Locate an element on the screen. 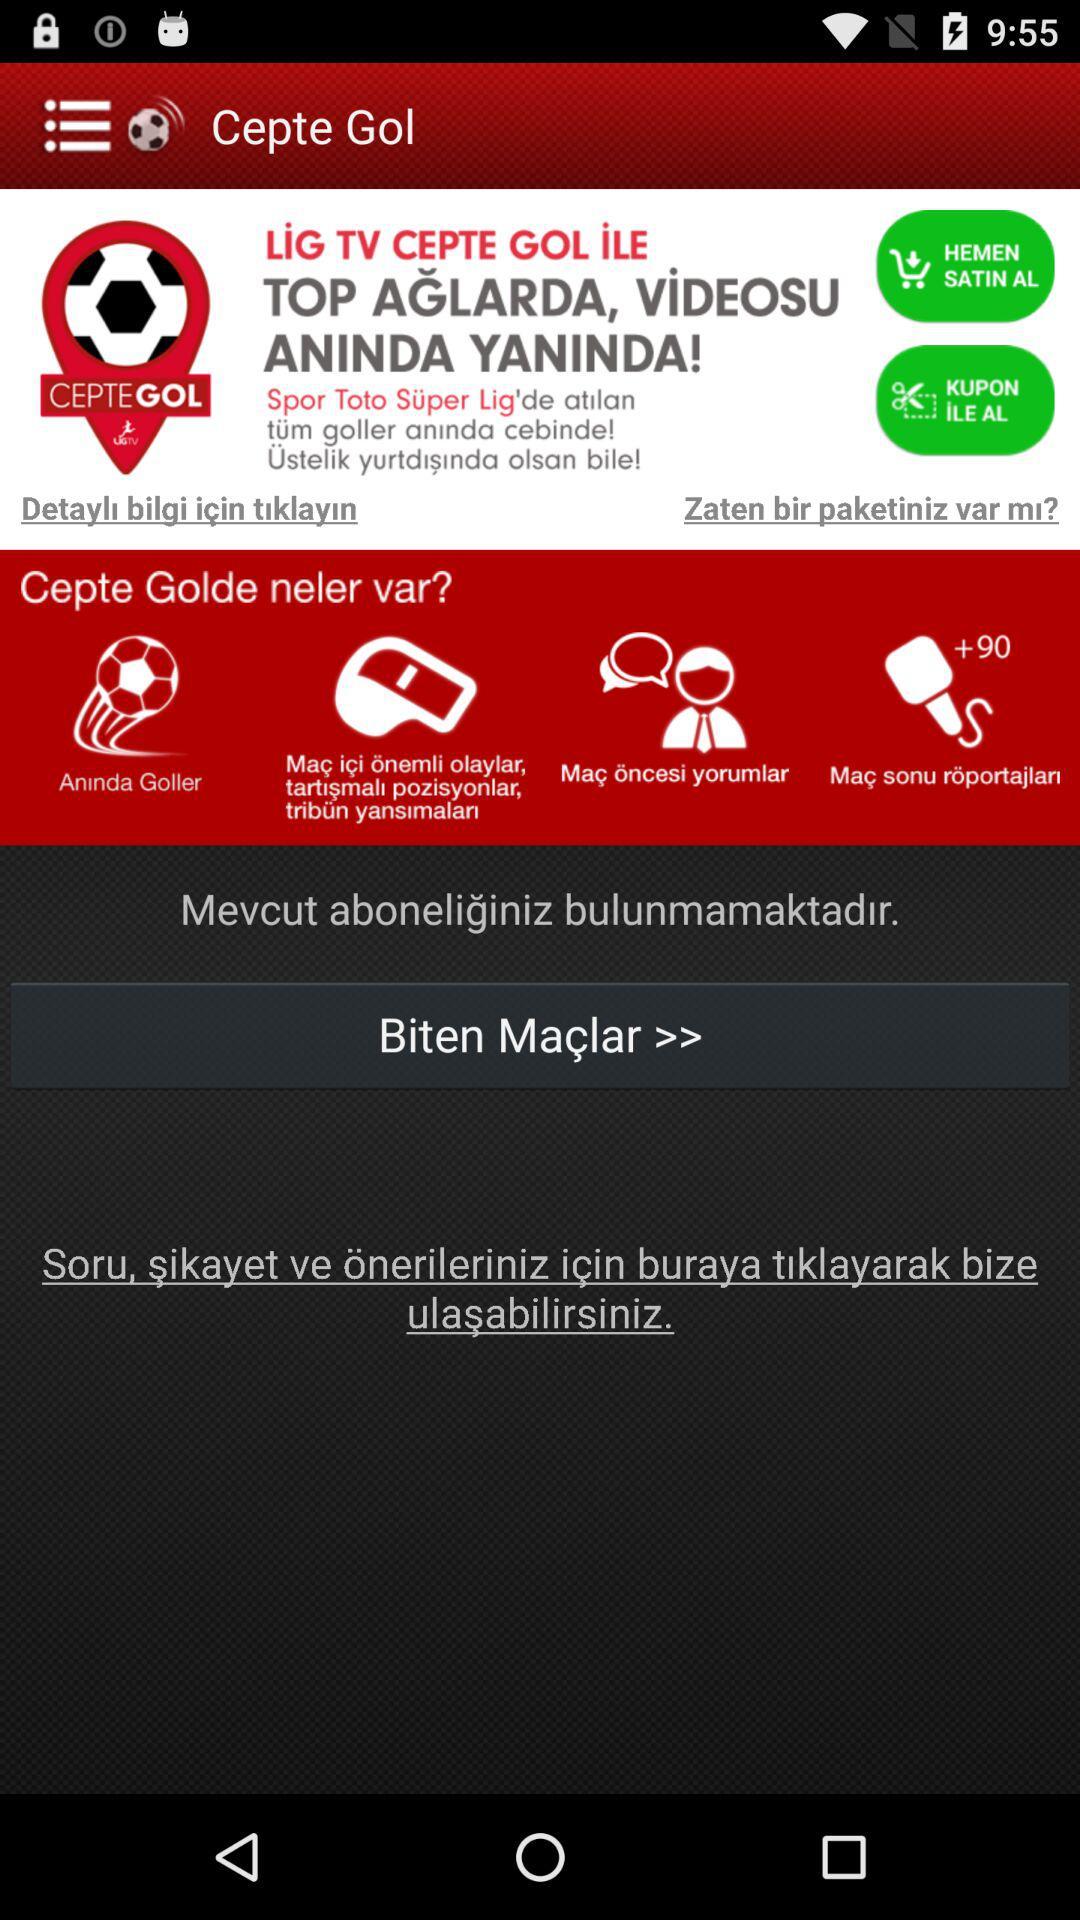 The height and width of the screenshot is (1920, 1080). the menu option on the top left side of page is located at coordinates (115, 124).